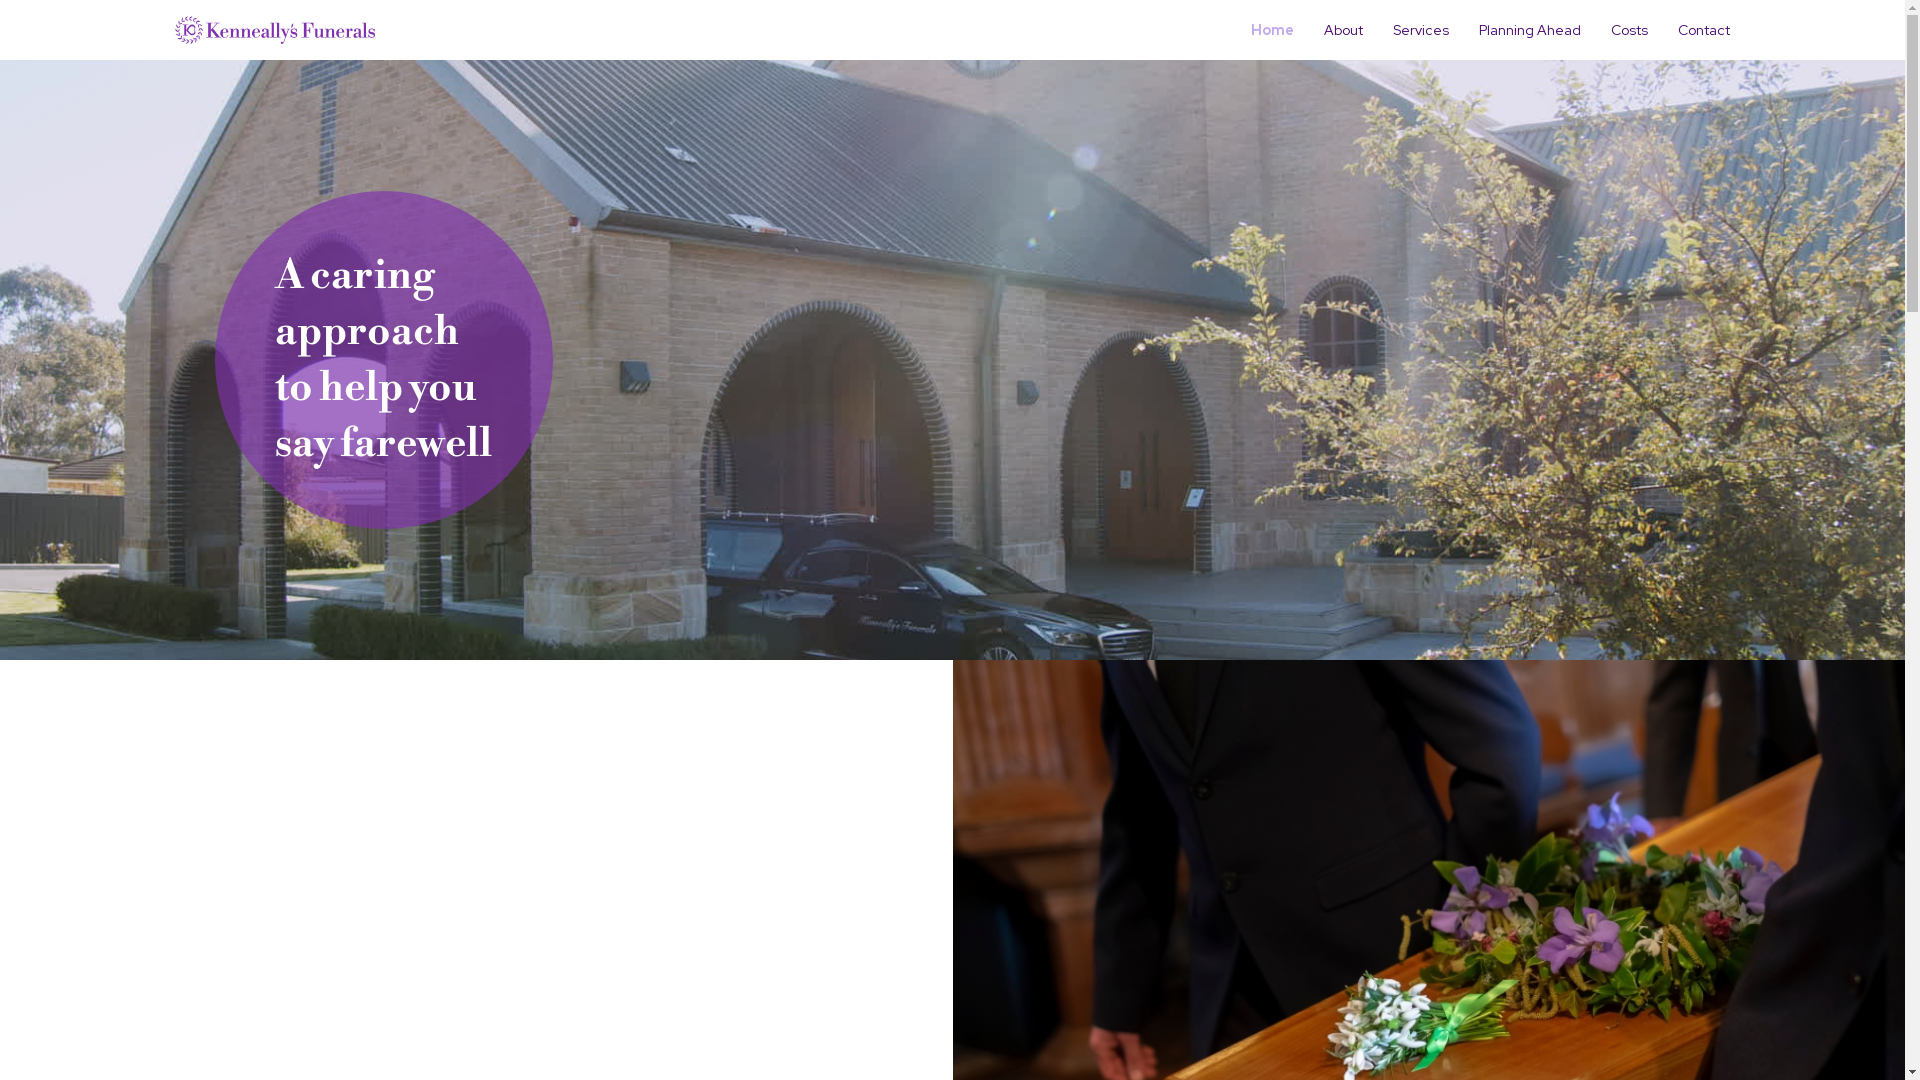  Describe the element at coordinates (1343, 30) in the screenshot. I see `'About'` at that location.